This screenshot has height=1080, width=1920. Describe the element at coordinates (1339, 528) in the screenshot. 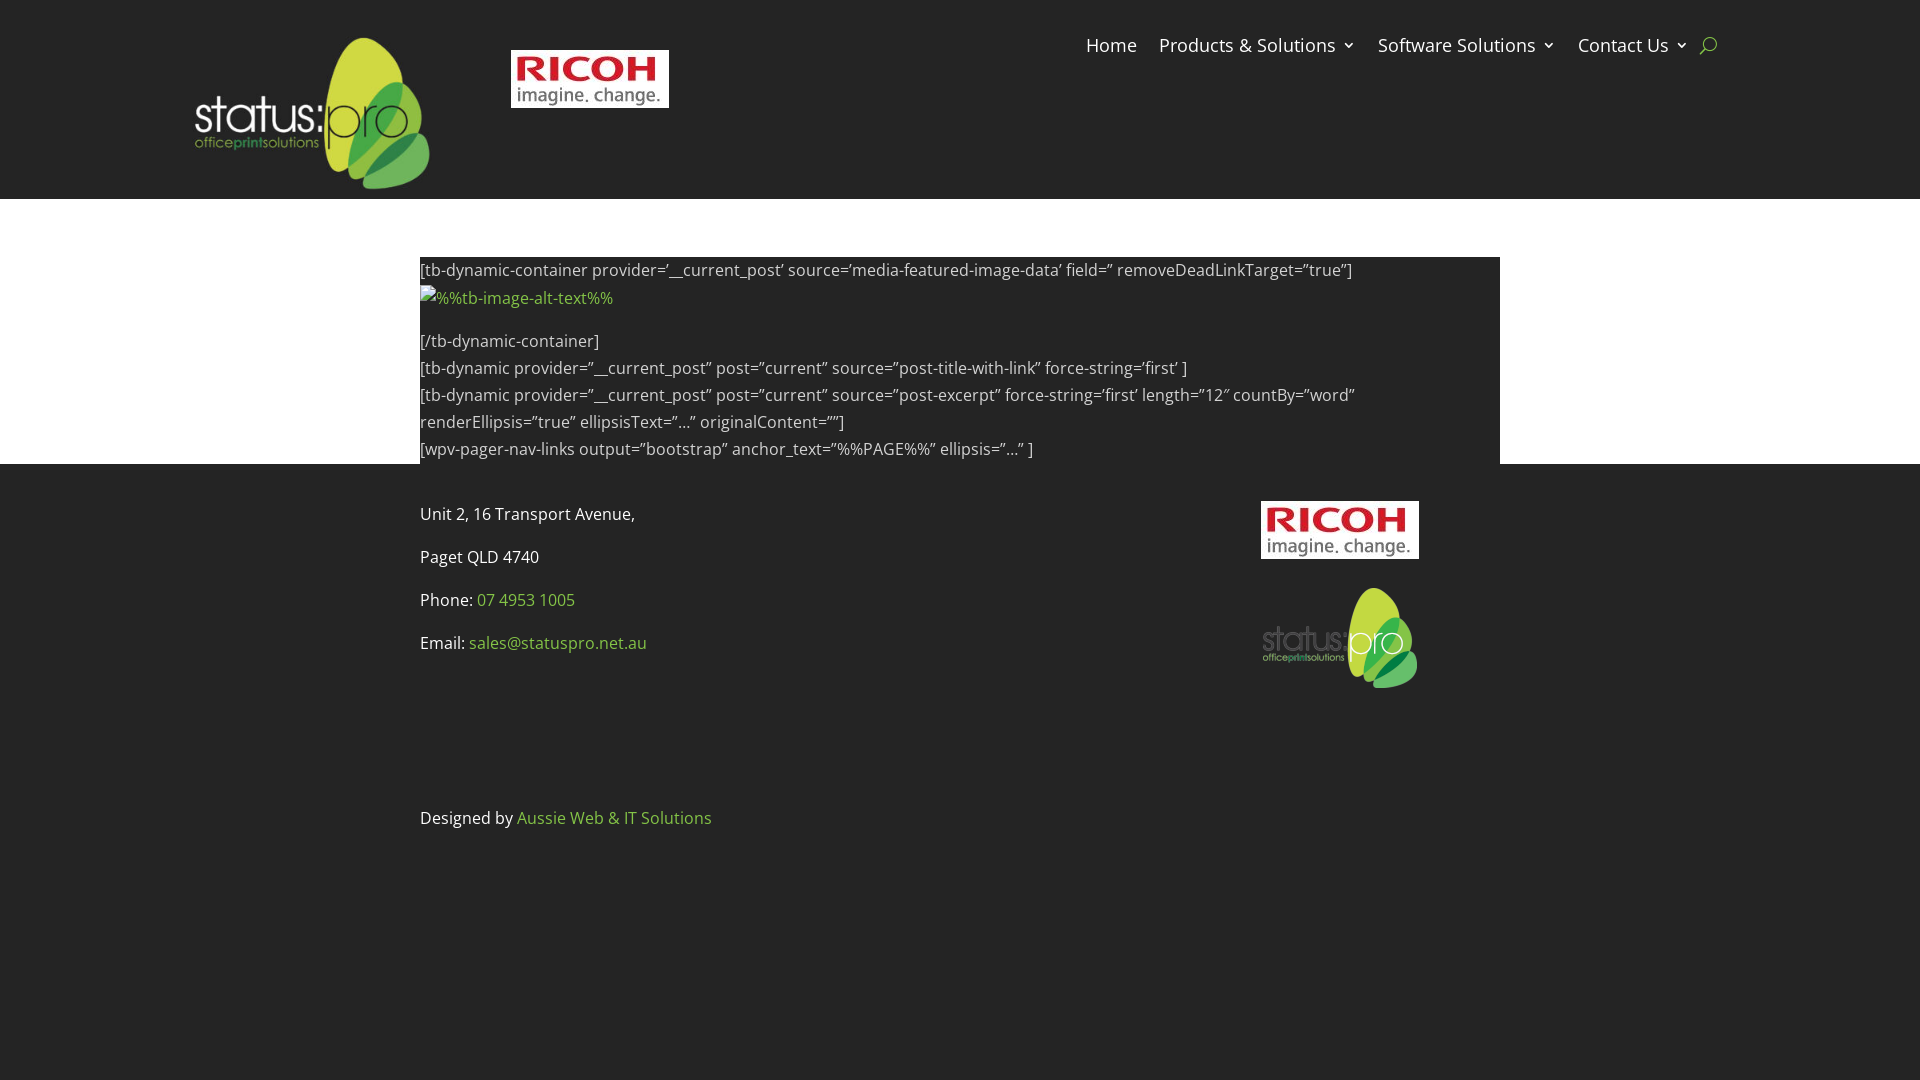

I see `'Ricoh'` at that location.